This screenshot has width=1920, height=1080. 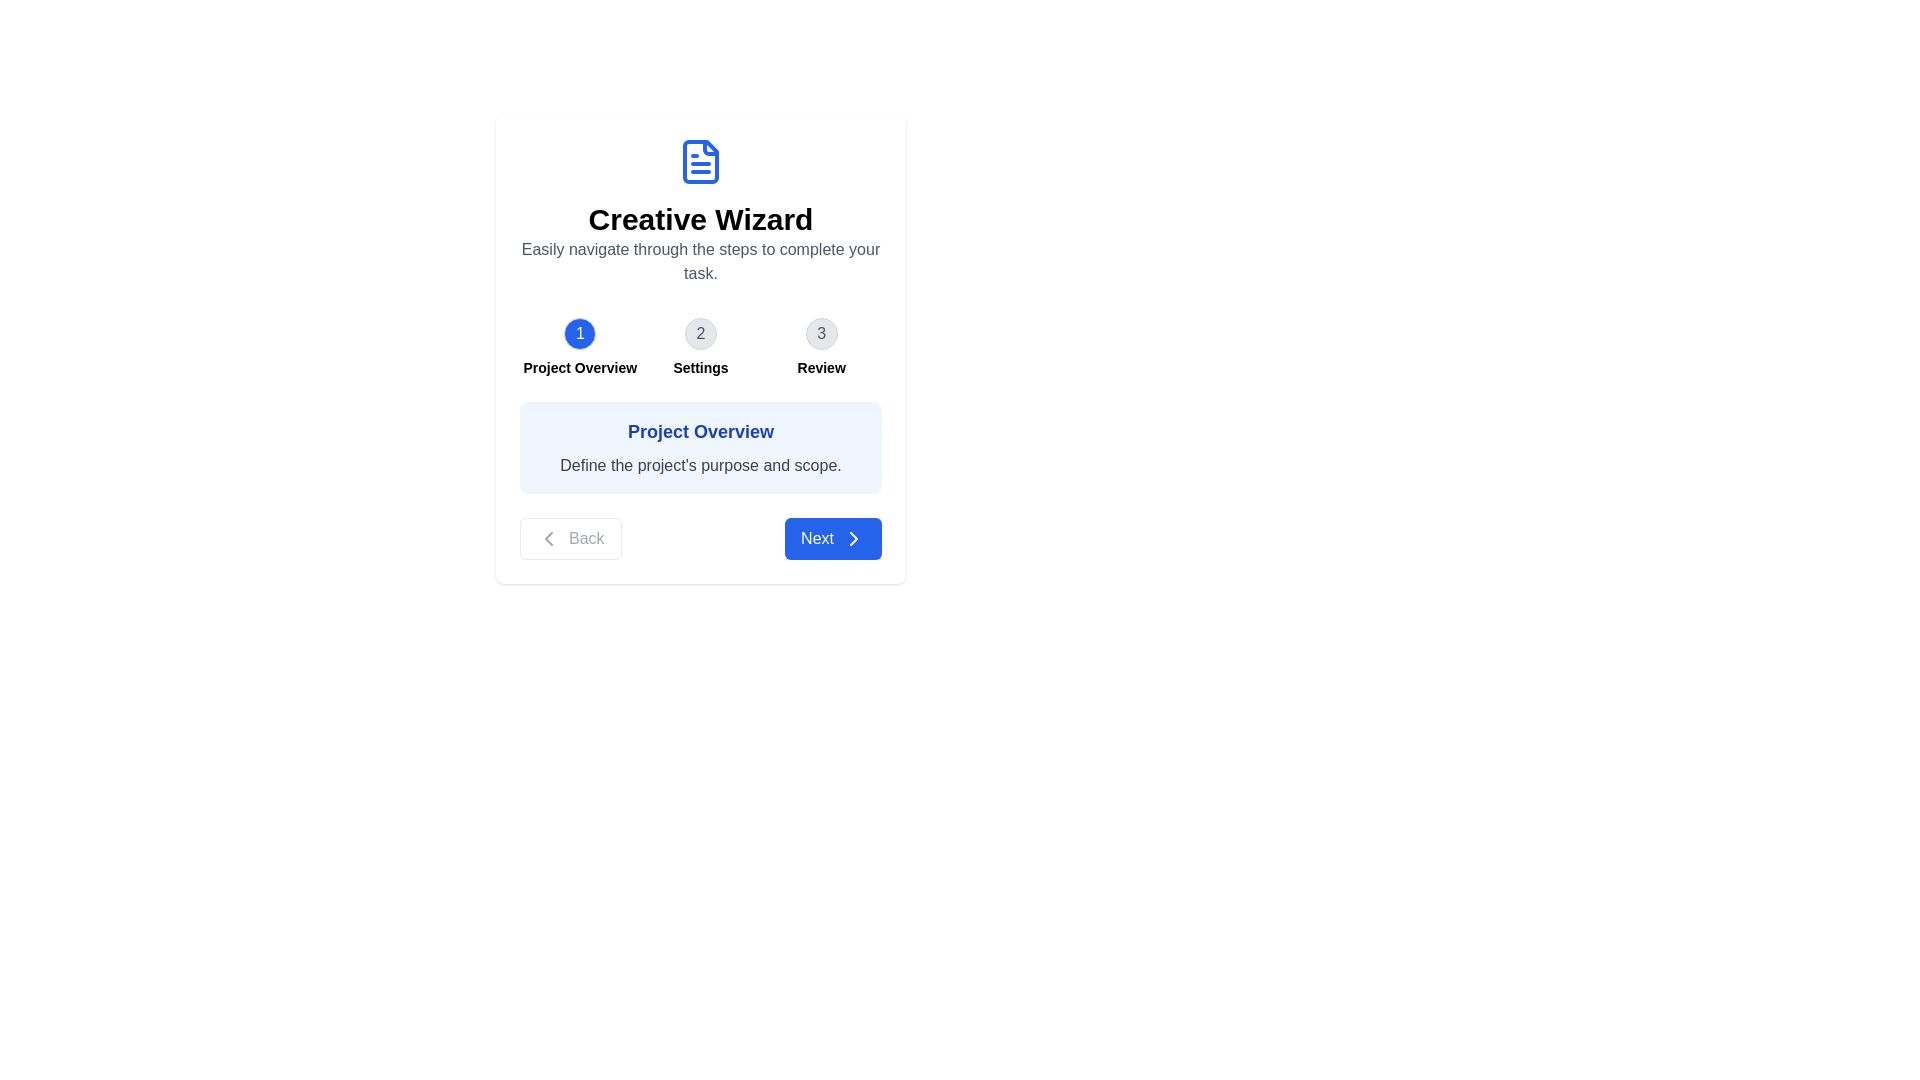 What do you see at coordinates (569, 538) in the screenshot?
I see `the 'Back' button, which is a gray-bordered button with rounded corners and a leftward-pointing arrow icon, located at the bottom left of the 'Creative Wizard' interface` at bounding box center [569, 538].